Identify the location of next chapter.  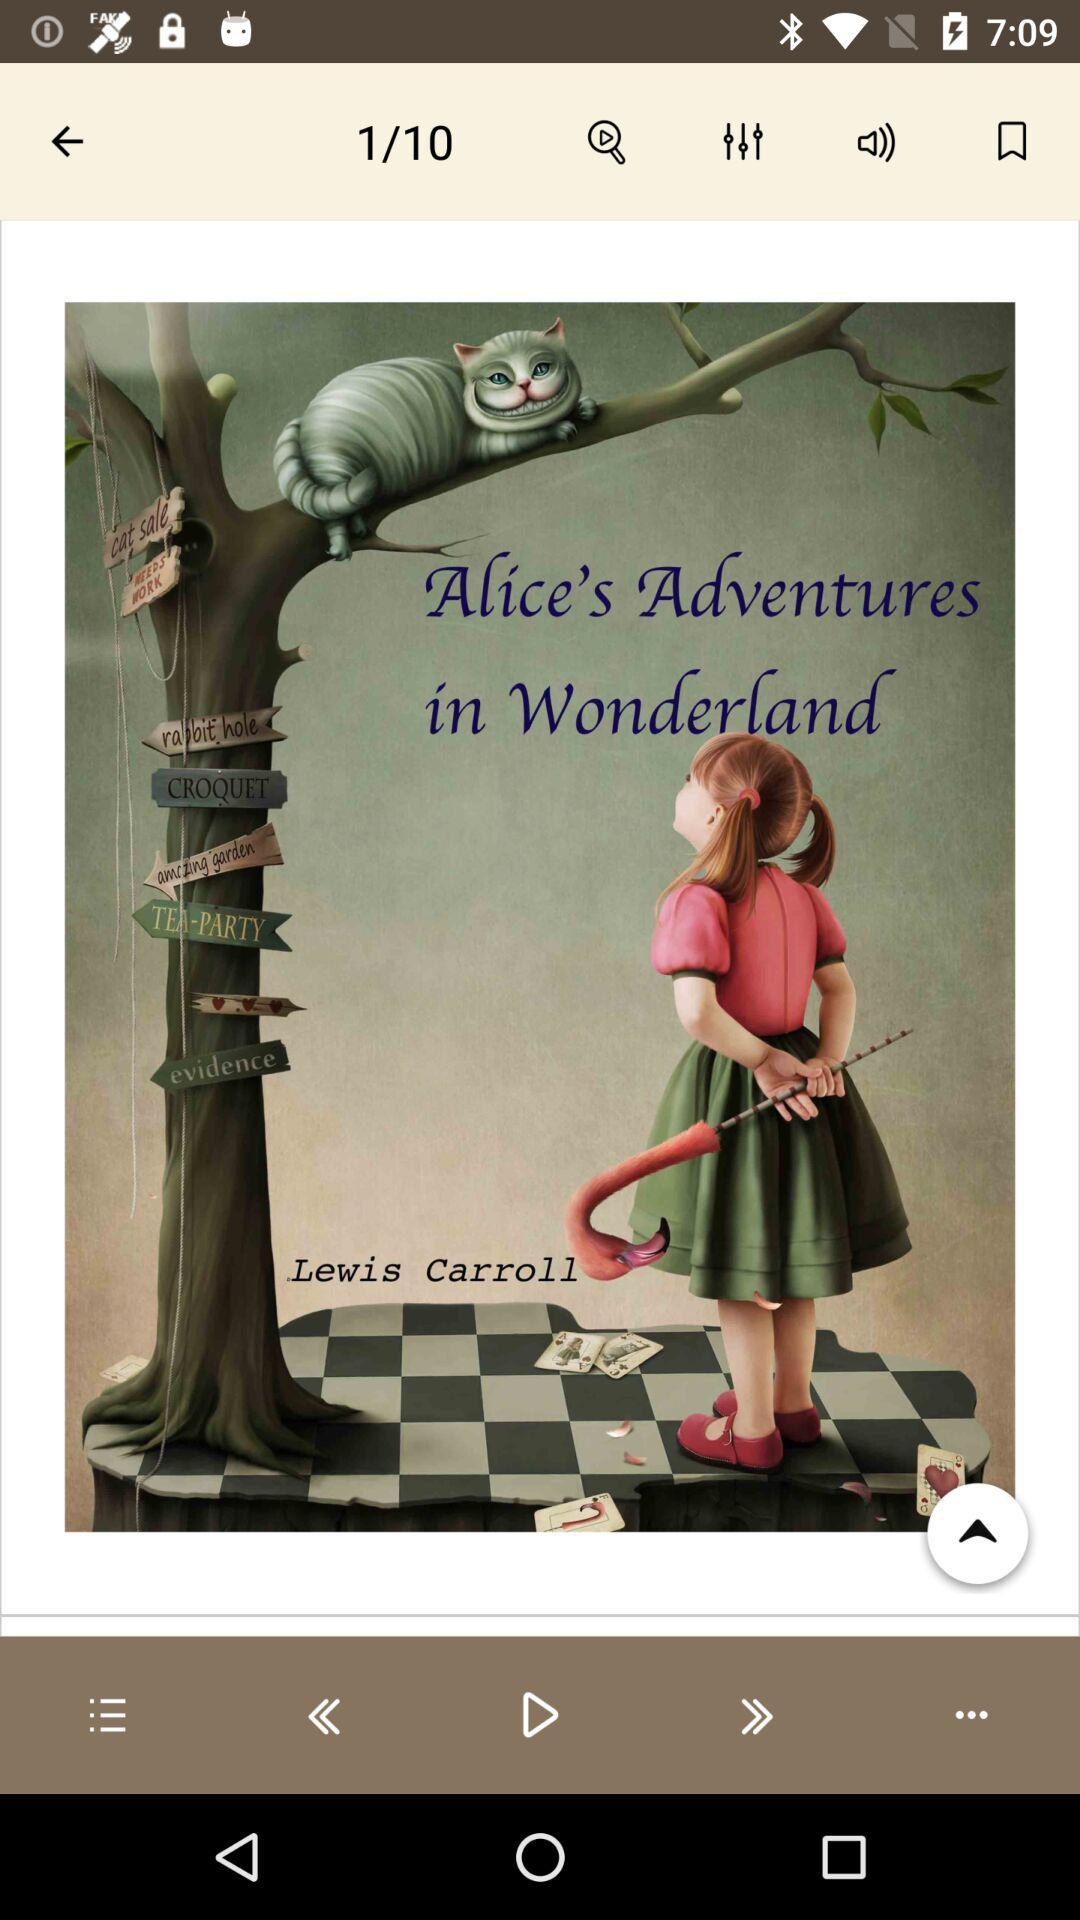
(756, 1714).